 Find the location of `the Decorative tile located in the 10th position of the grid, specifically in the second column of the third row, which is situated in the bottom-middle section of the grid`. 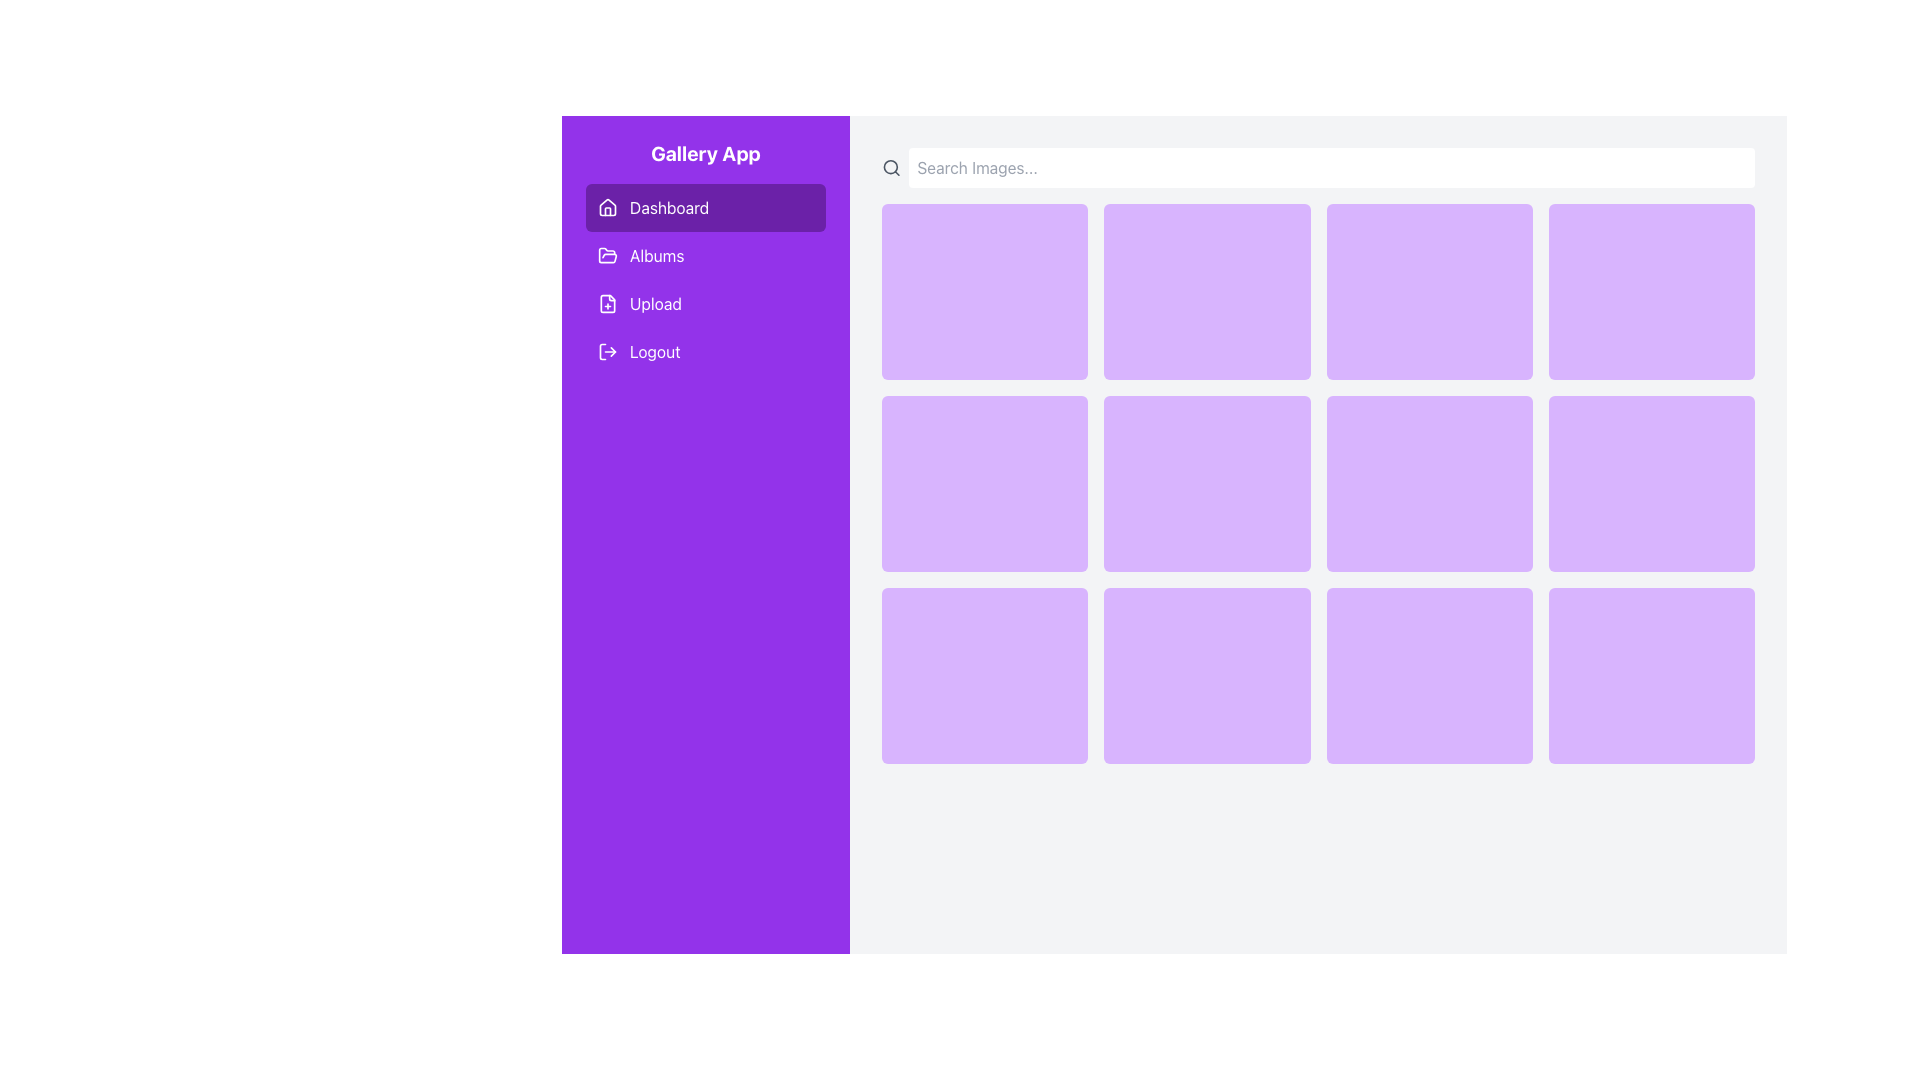

the Decorative tile located in the 10th position of the grid, specifically in the second column of the third row, which is situated in the bottom-middle section of the grid is located at coordinates (1206, 675).